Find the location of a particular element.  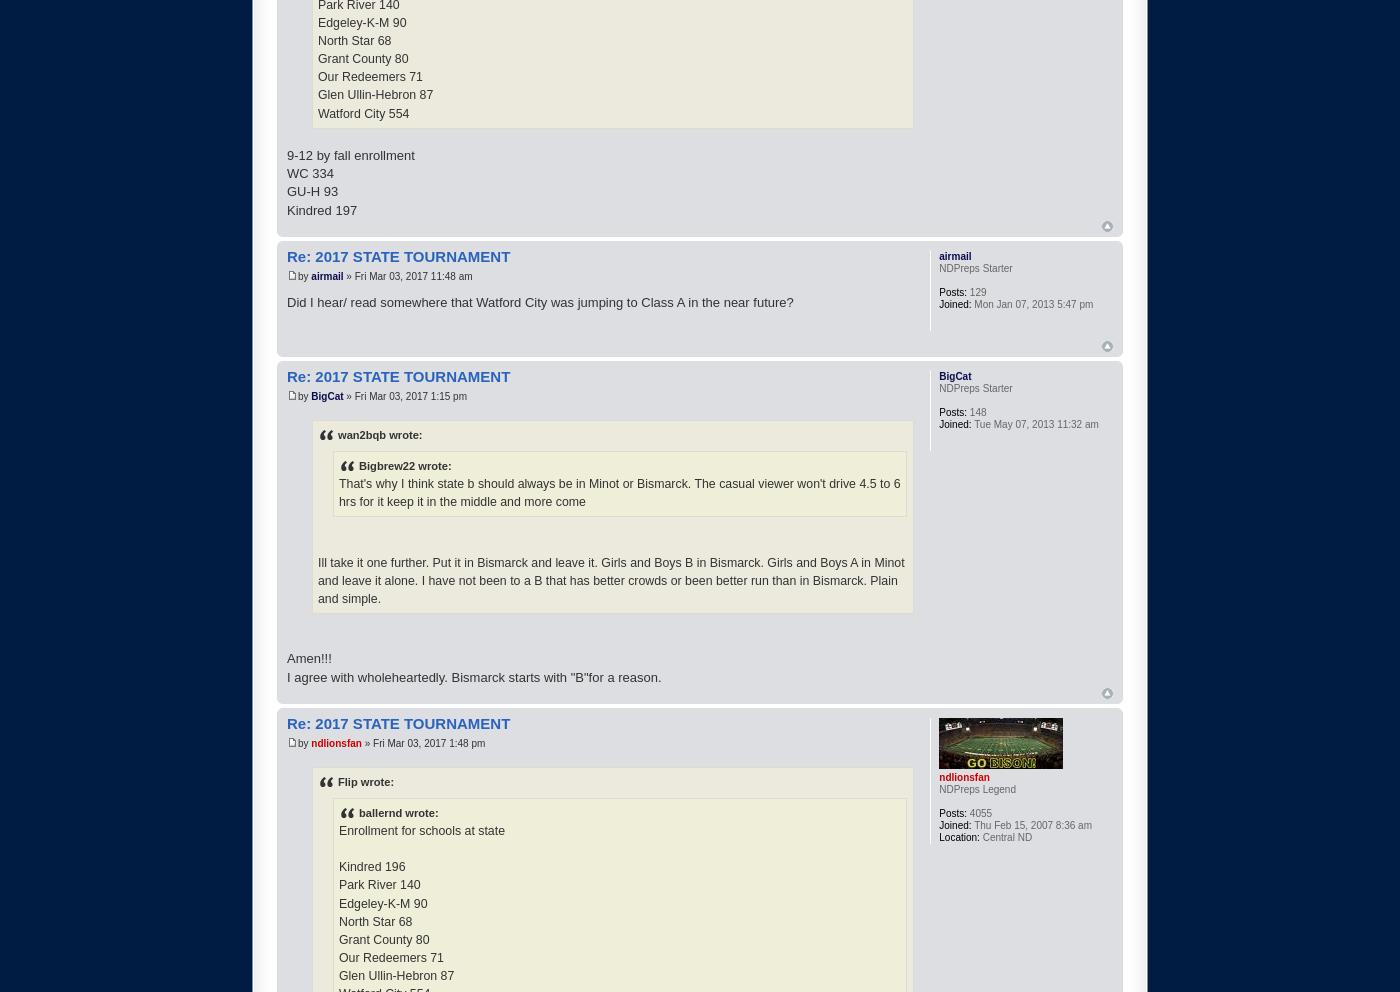

'» Fri Mar 03, 2017 1:48 pm' is located at coordinates (422, 743).